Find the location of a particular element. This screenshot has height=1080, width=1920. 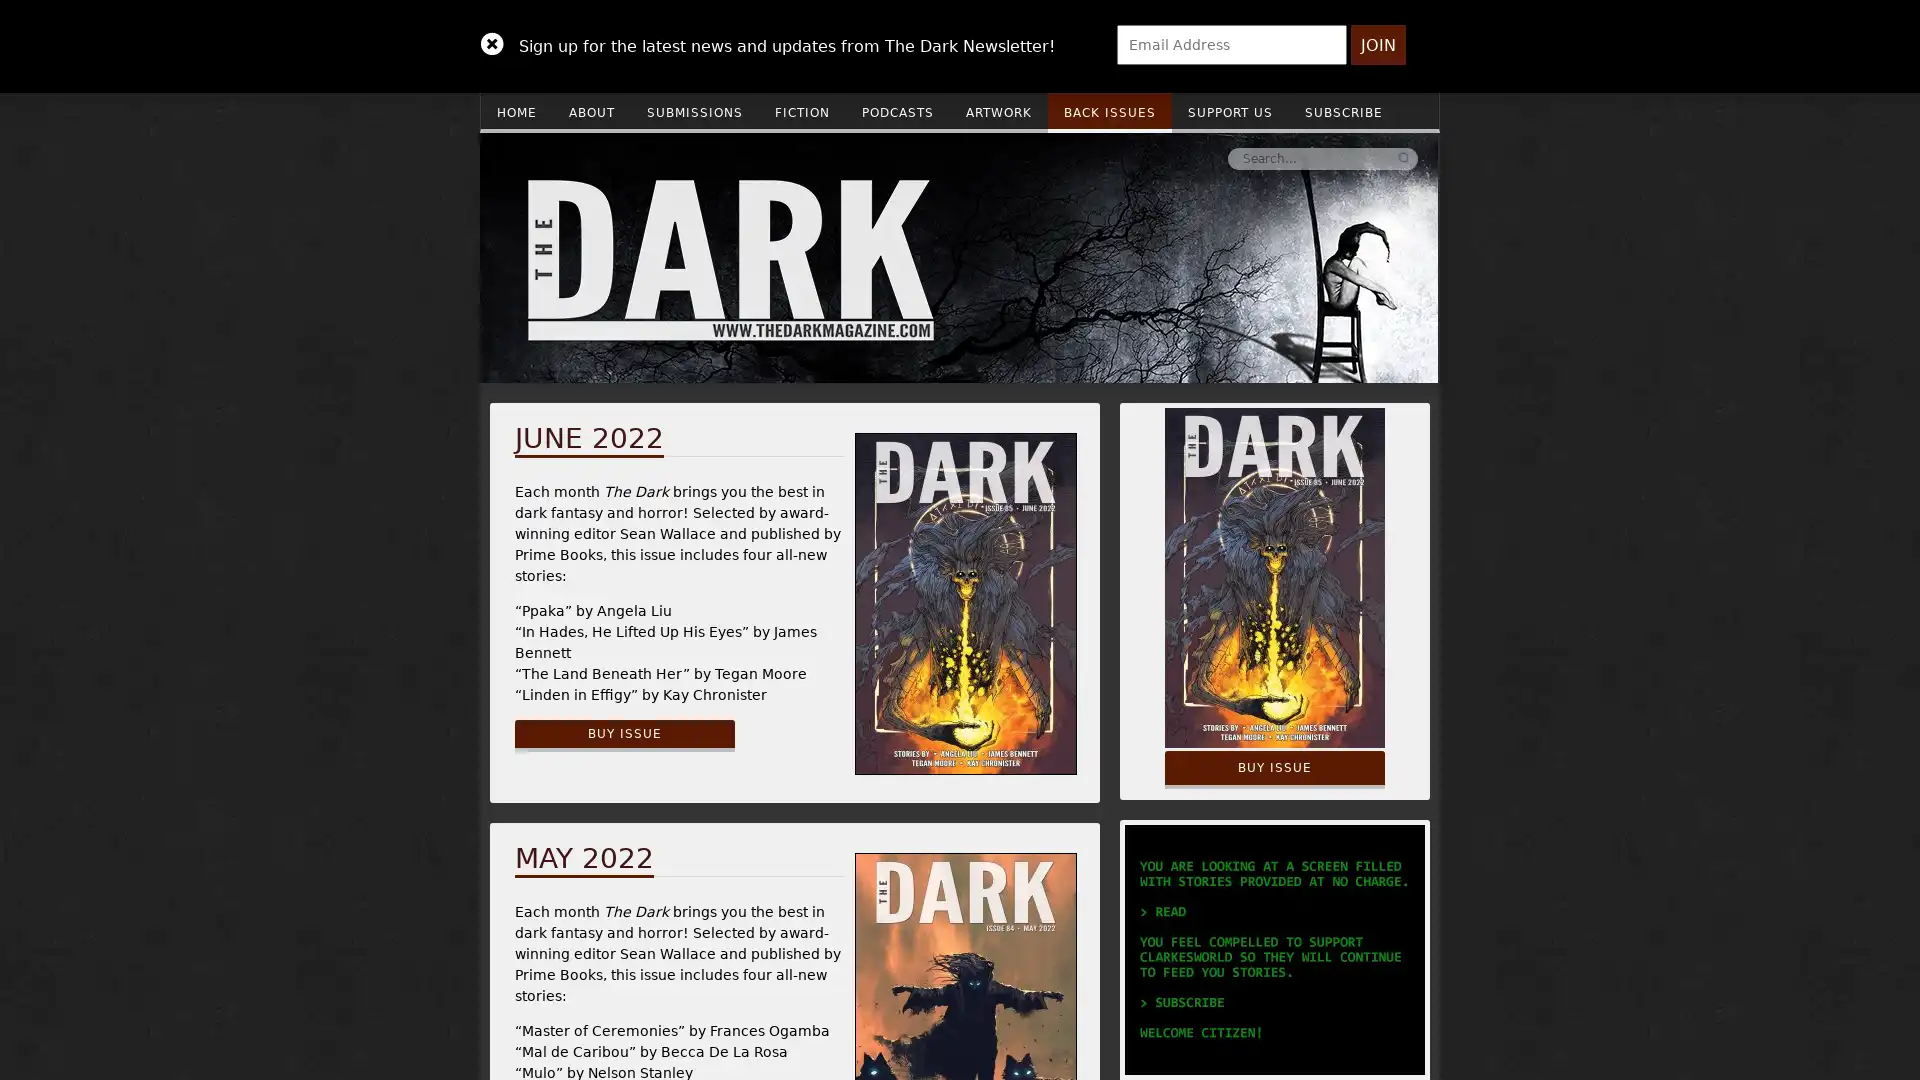

Search is located at coordinates (1103, 157).